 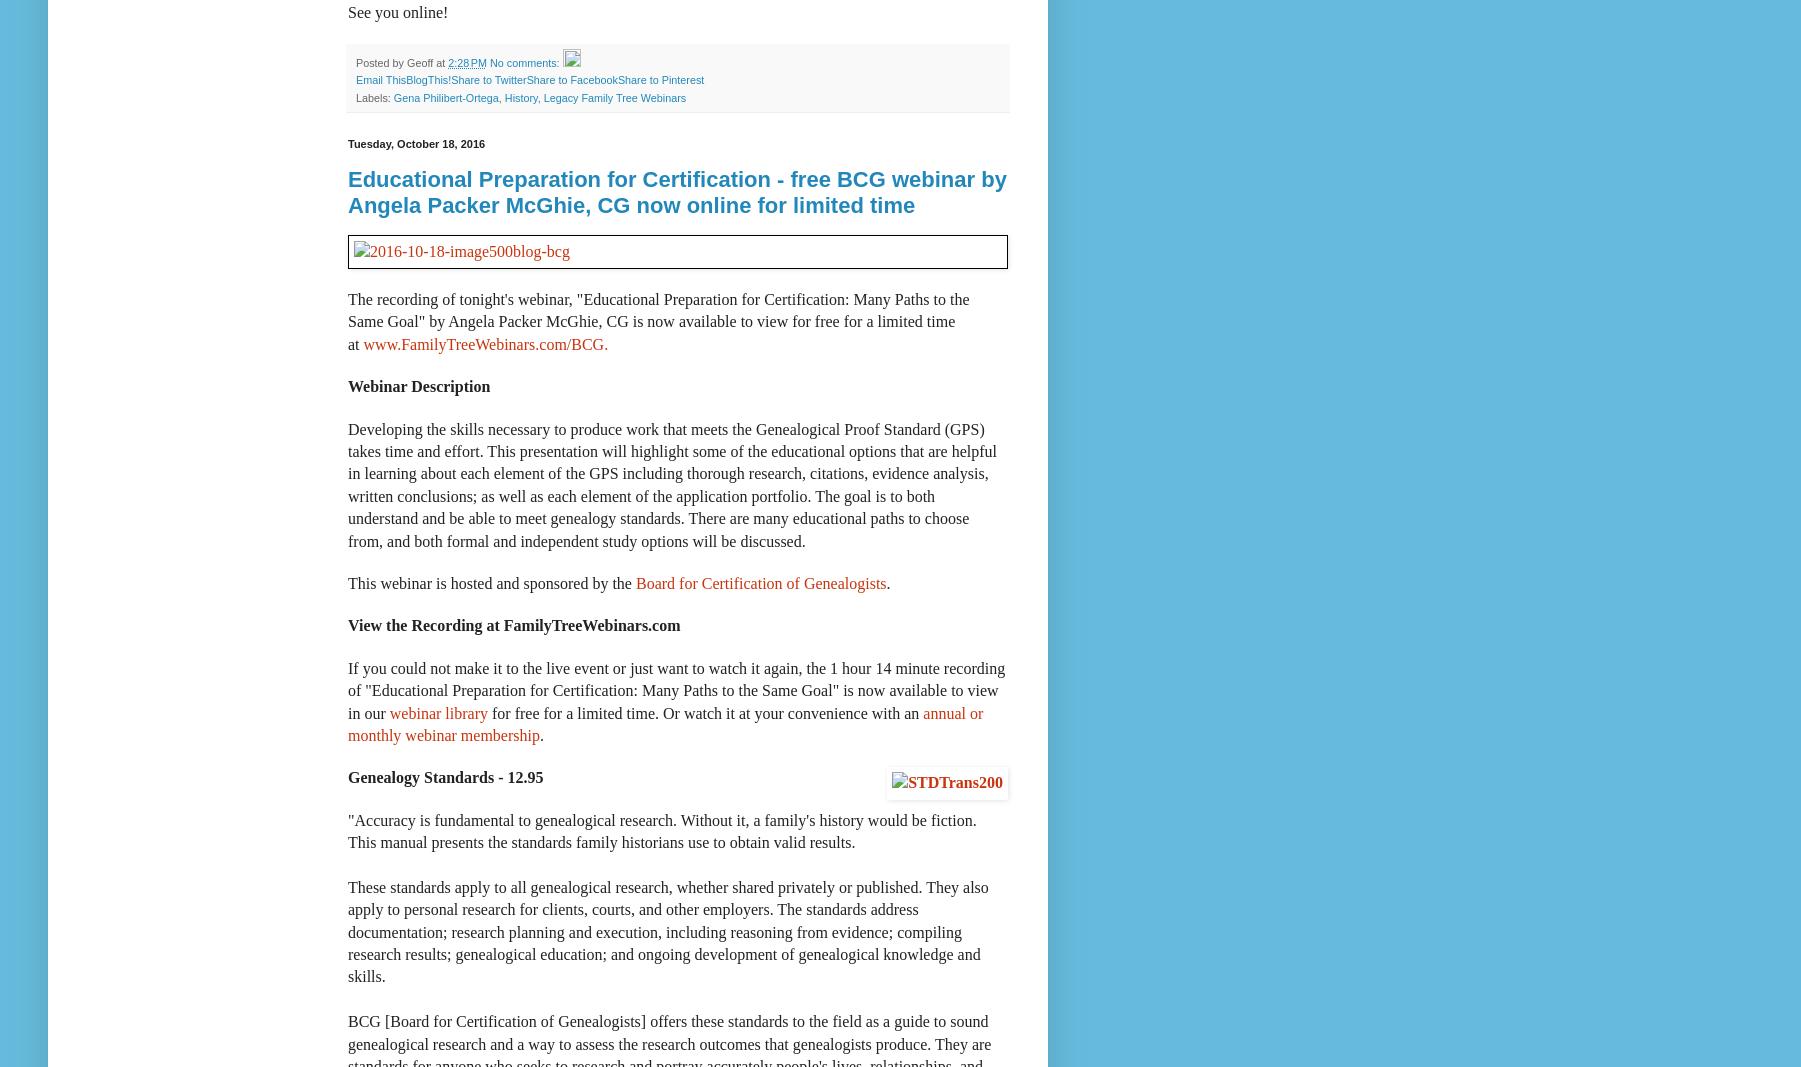 I want to click on 'at', so click(x=435, y=61).